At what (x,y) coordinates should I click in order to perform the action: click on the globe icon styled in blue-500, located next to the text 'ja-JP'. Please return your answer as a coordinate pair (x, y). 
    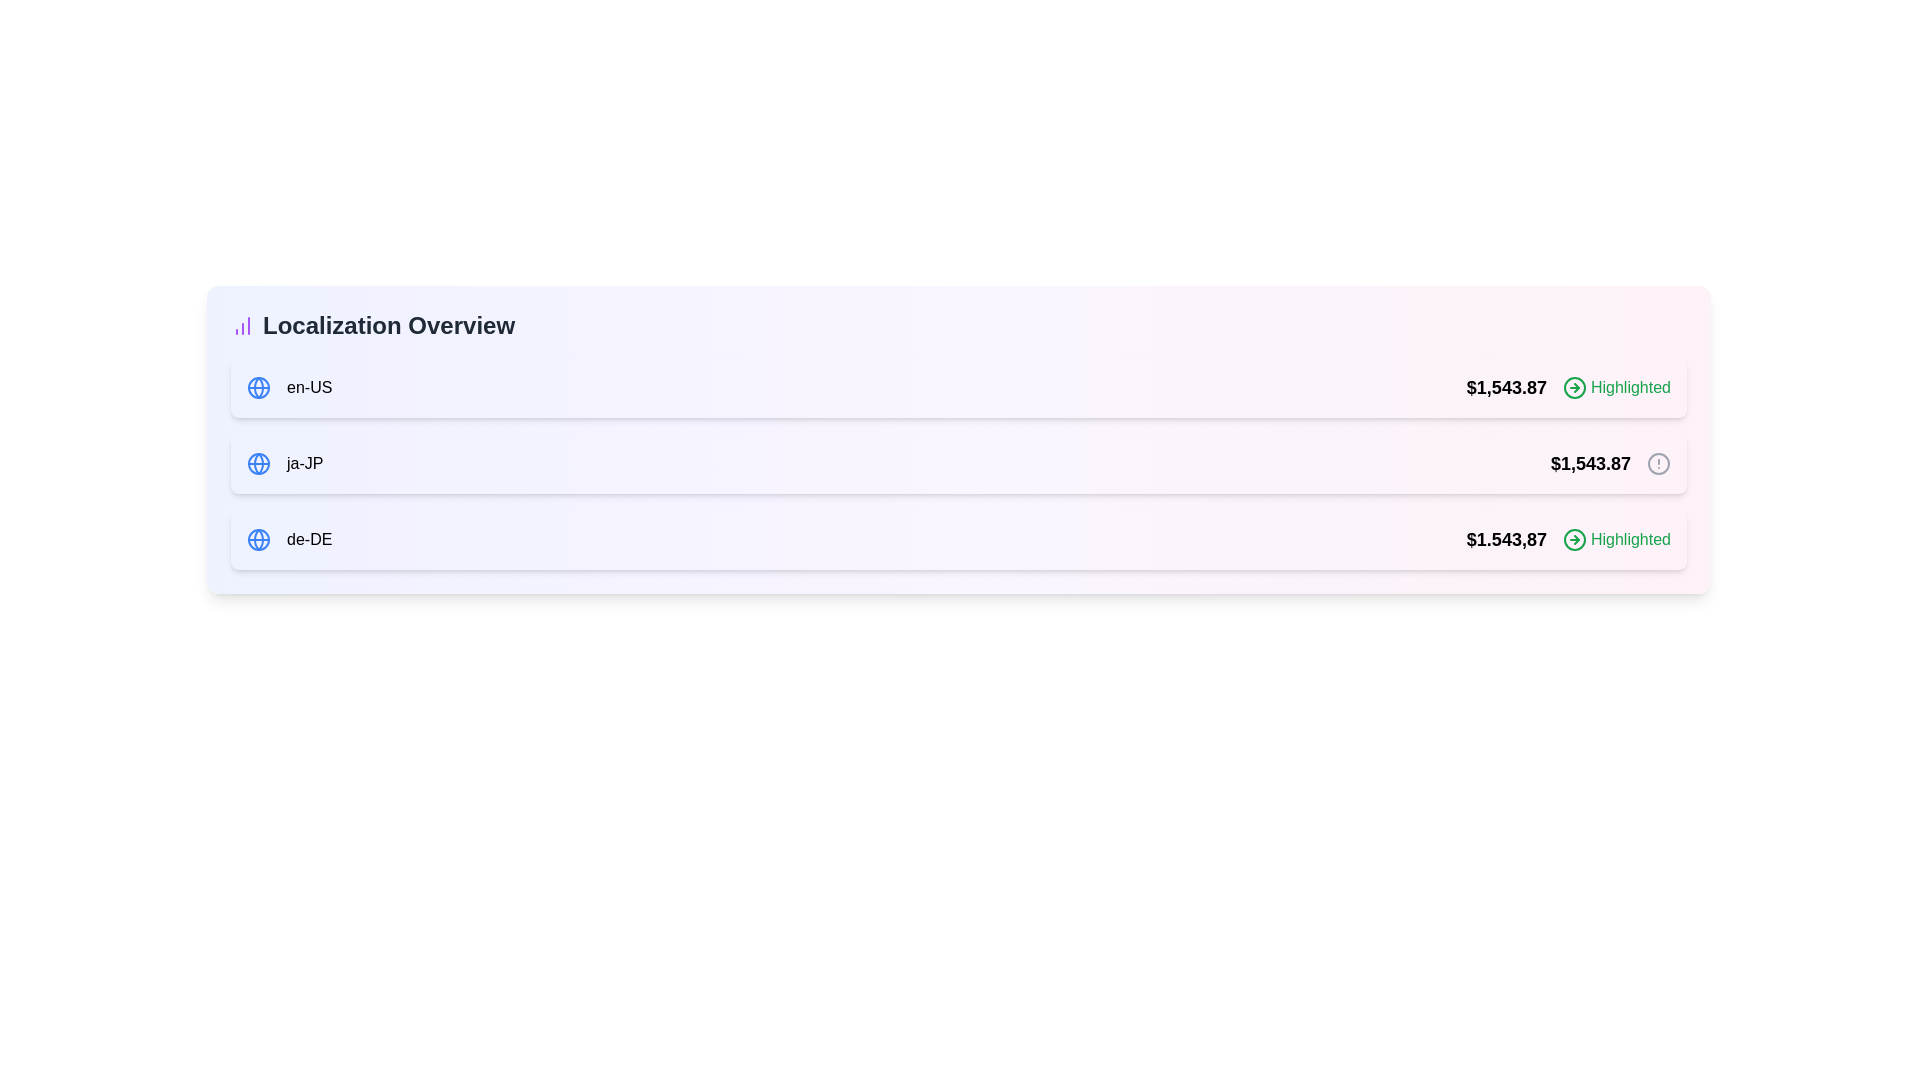
    Looking at the image, I should click on (258, 463).